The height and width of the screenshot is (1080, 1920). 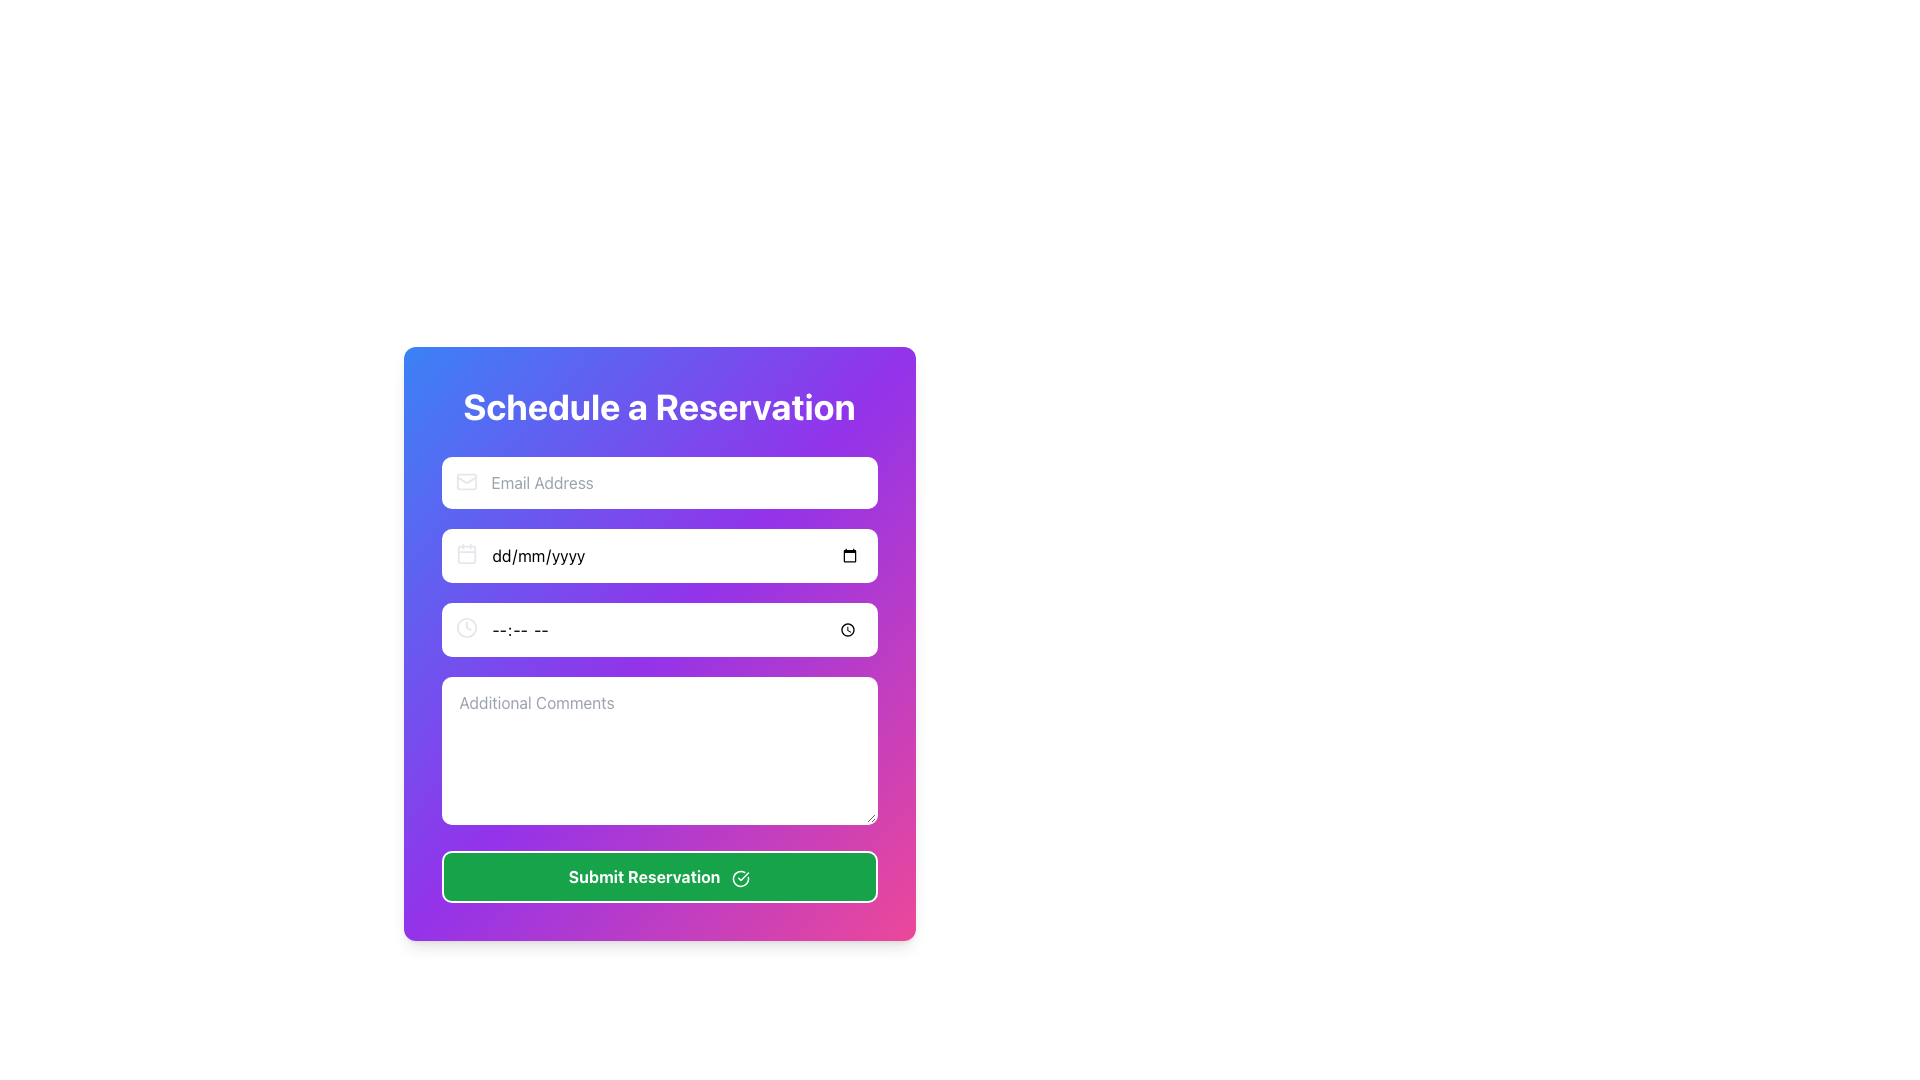 What do you see at coordinates (659, 628) in the screenshot?
I see `a time from the dropdown in the Time Input Field, which is the third input field in the 'Schedule a Reservation' form, located below the date picker and above the comments box` at bounding box center [659, 628].